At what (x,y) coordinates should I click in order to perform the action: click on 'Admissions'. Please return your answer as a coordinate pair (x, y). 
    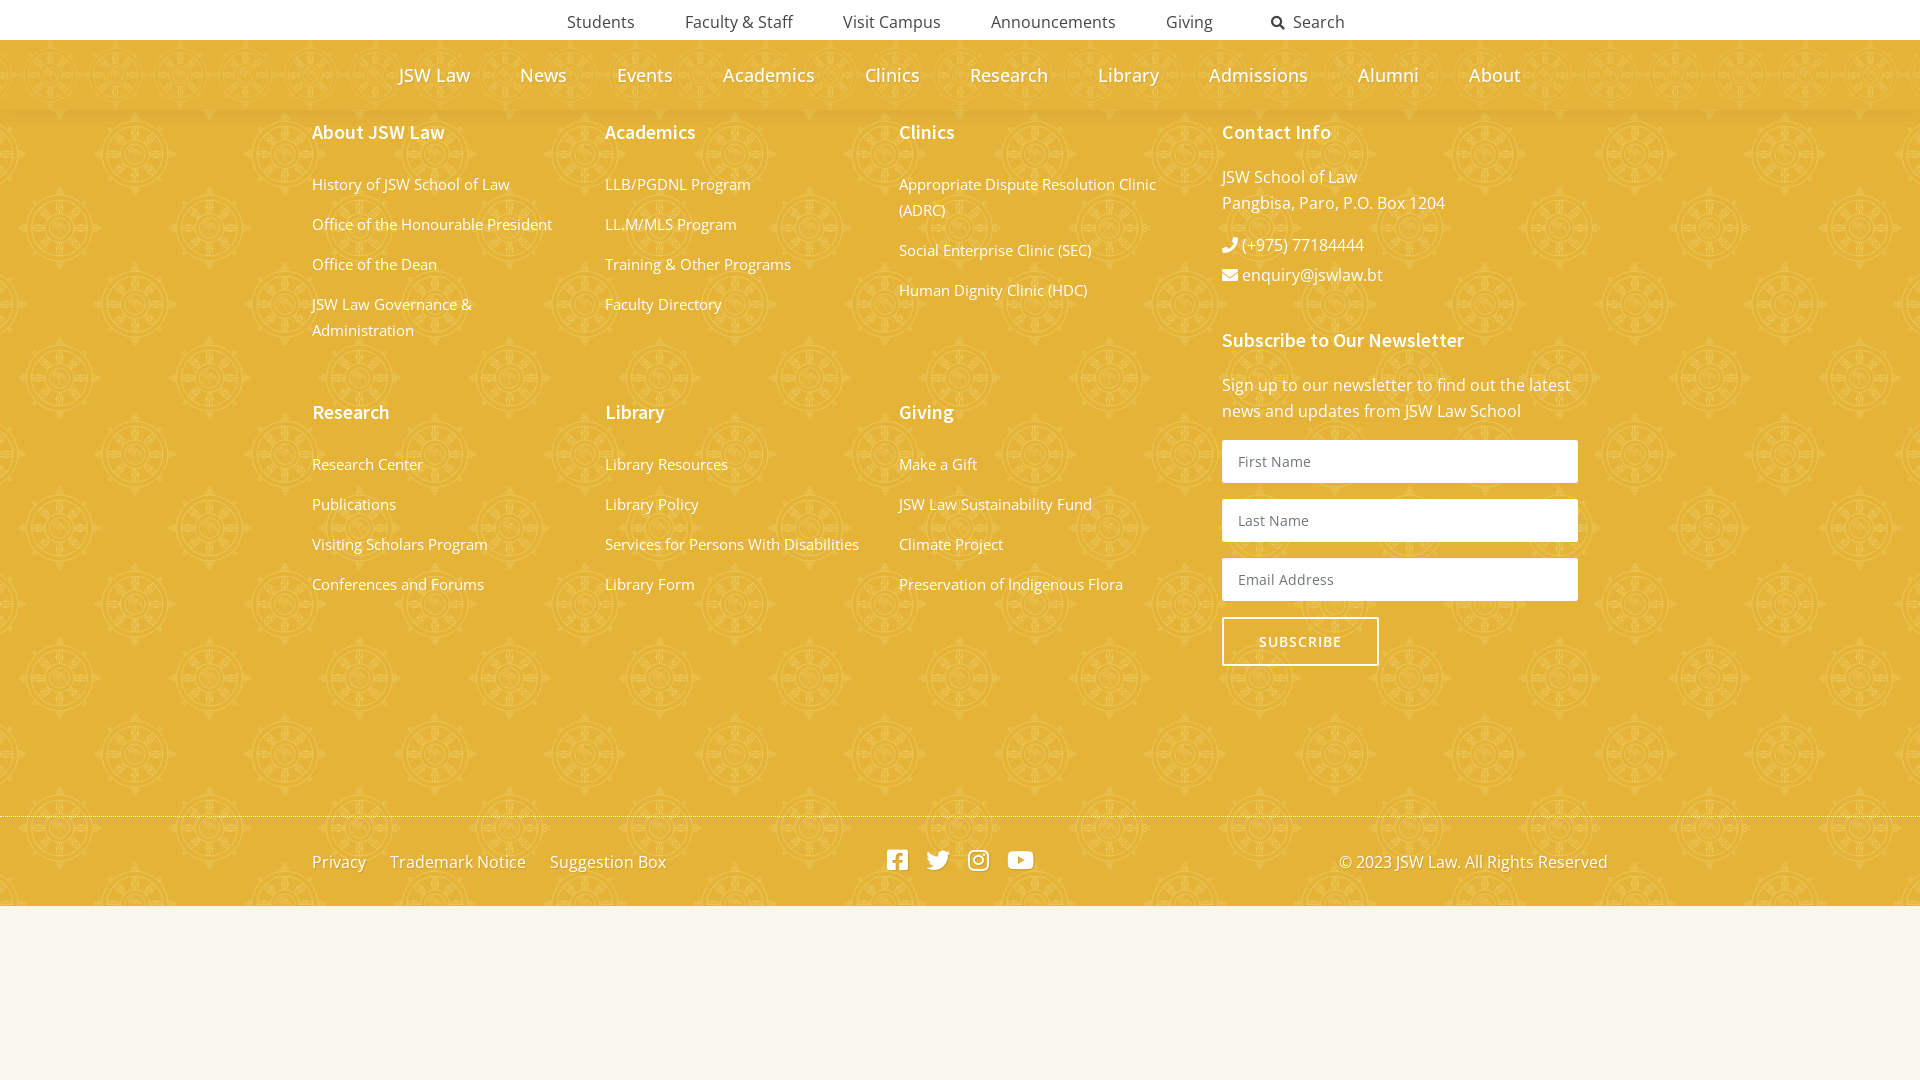
    Looking at the image, I should click on (1257, 73).